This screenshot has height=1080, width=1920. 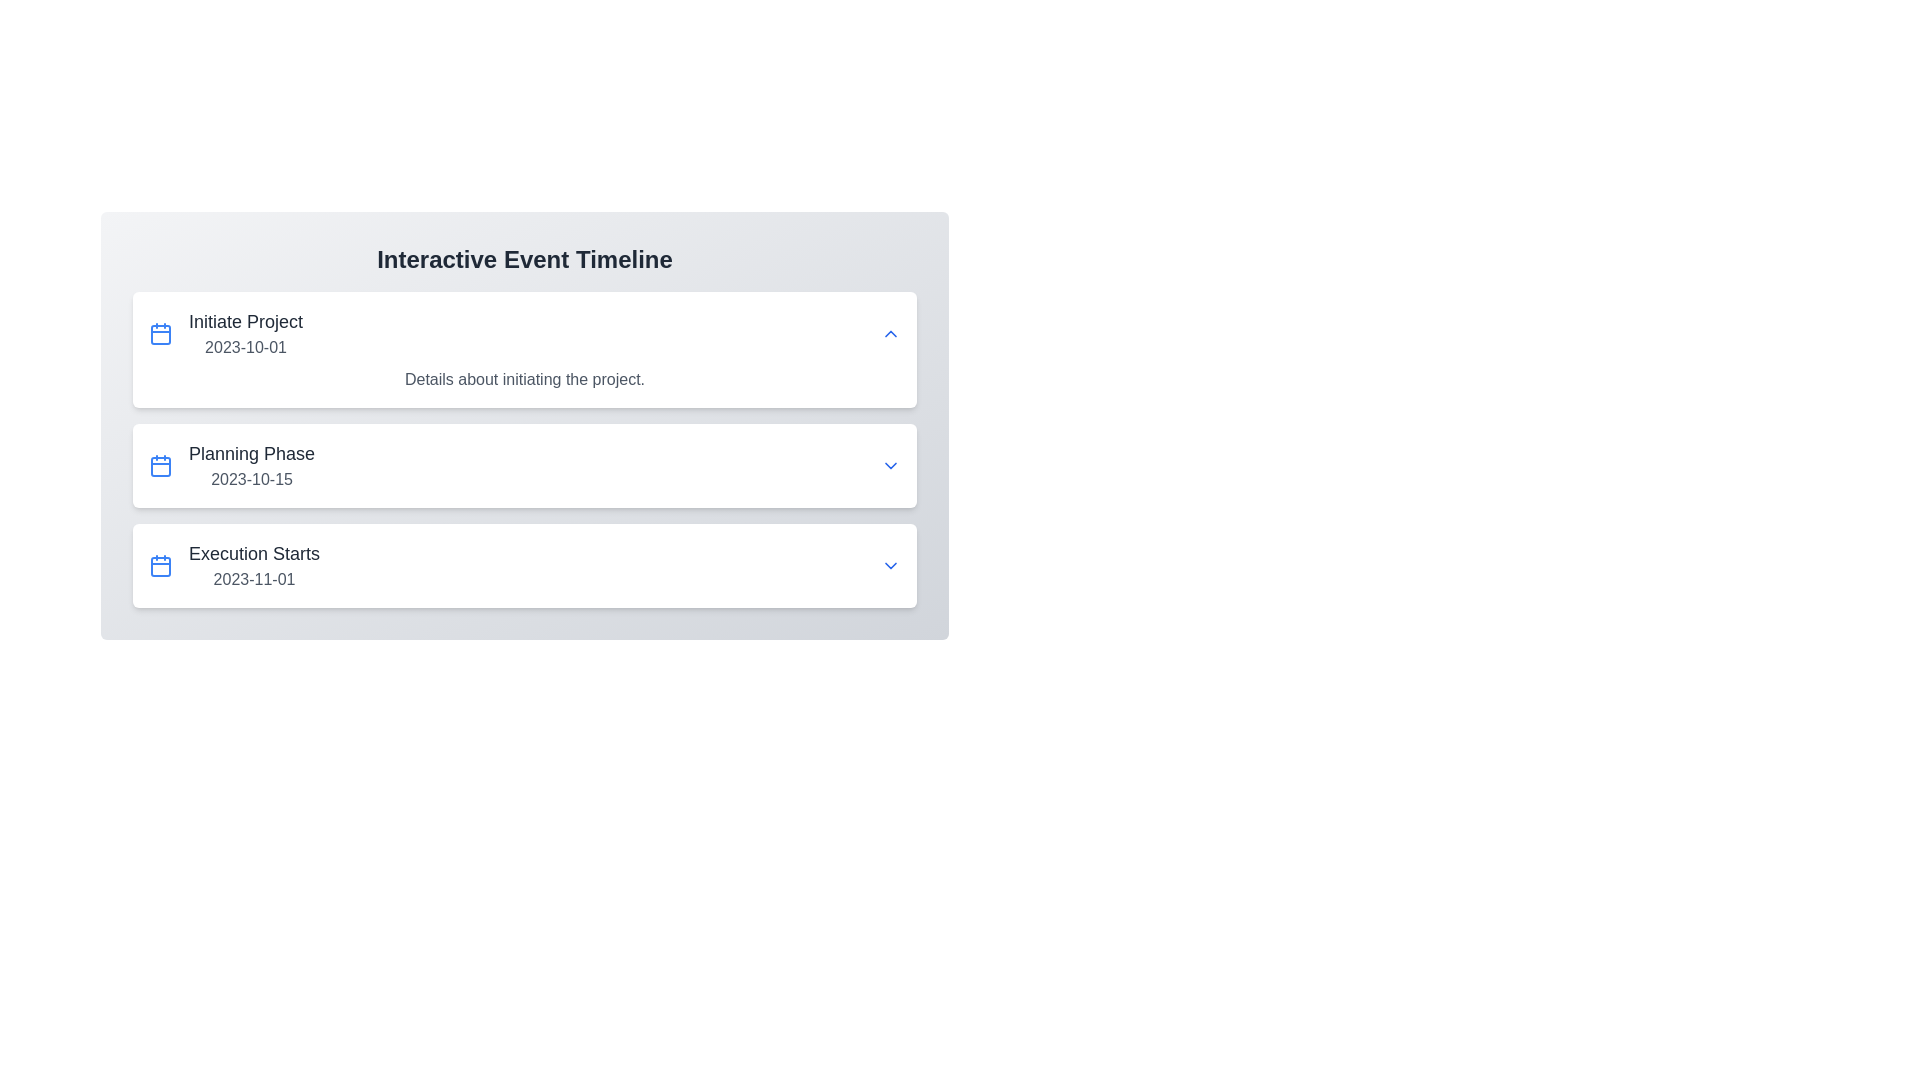 I want to click on text from the Text Block titled 'Initiate Project' which has a larger, bold font for the title and a smaller font displaying the date '2023-10-01', located at the top of the 'Interactive Event Timeline' section, so click(x=244, y=333).